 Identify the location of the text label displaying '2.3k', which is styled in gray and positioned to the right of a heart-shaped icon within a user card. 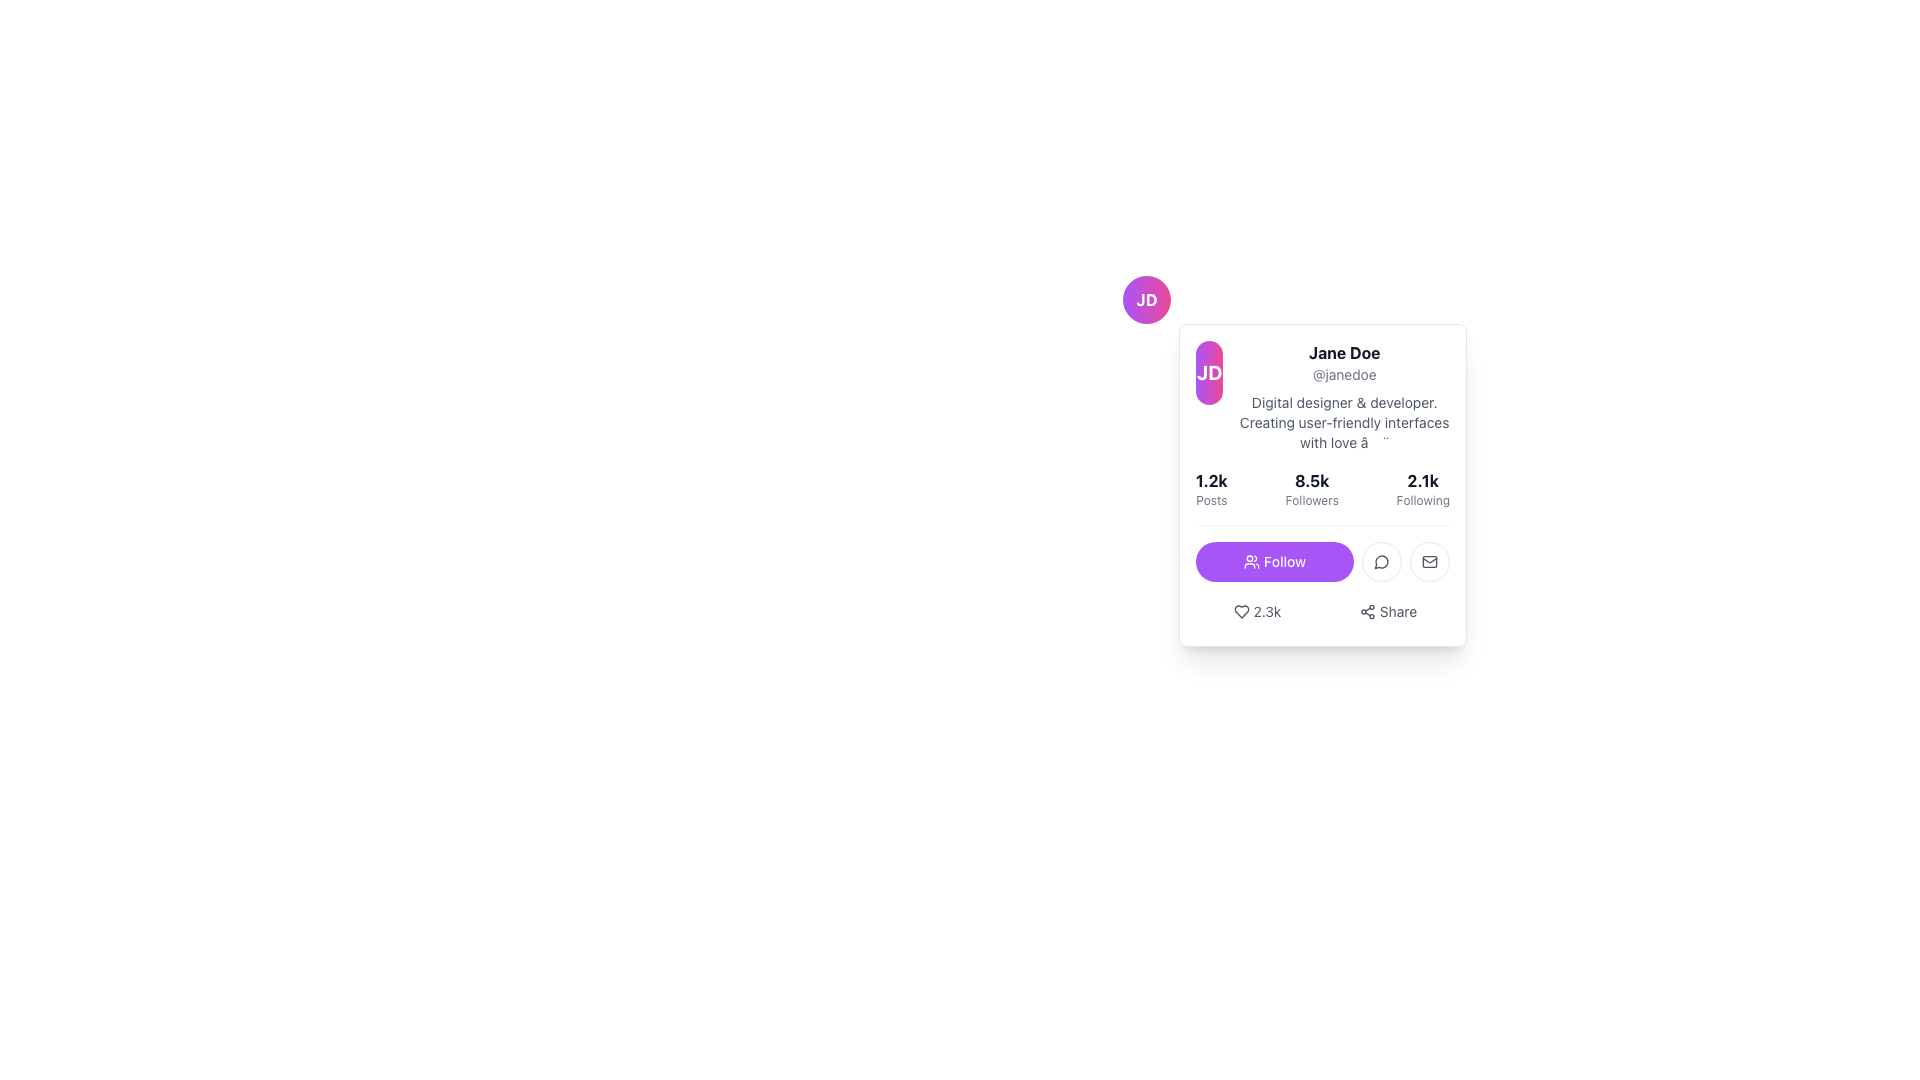
(1266, 611).